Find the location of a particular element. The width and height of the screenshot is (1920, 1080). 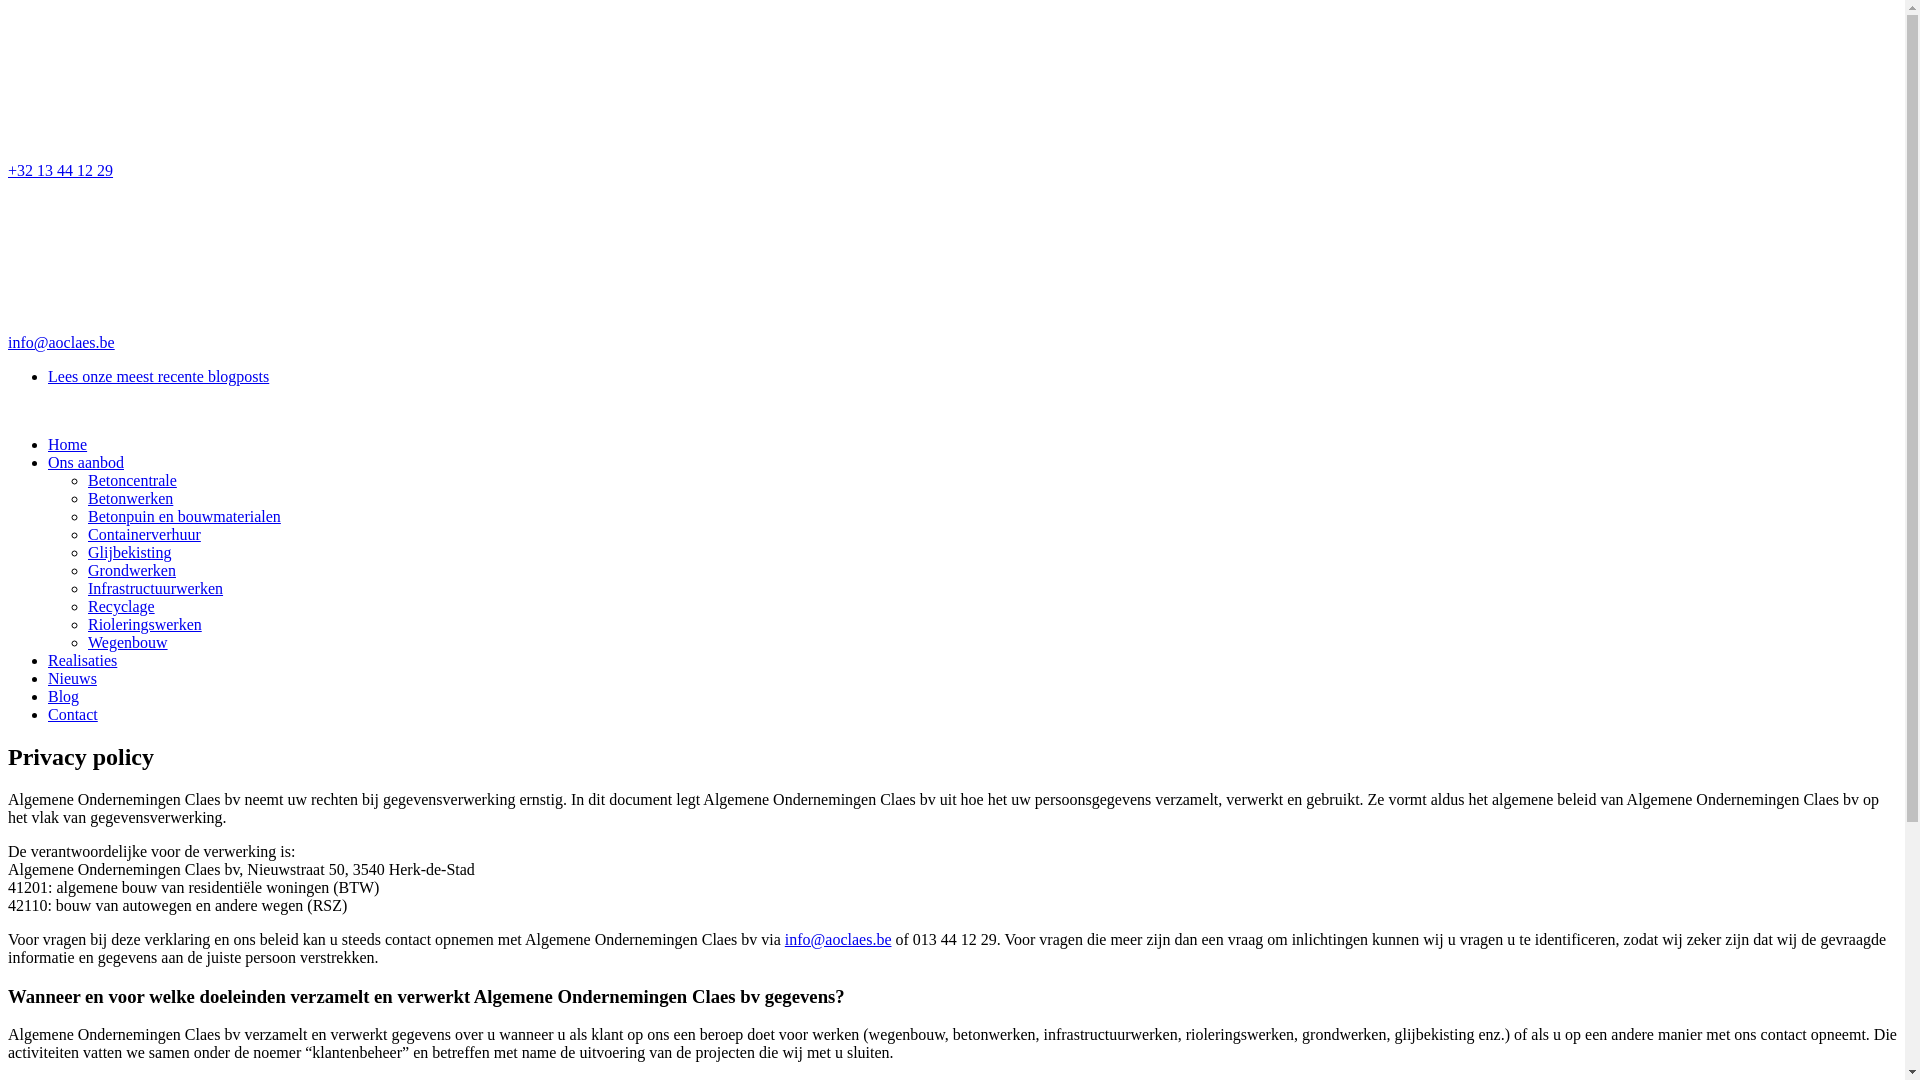

'Betoncentrale' is located at coordinates (131, 480).